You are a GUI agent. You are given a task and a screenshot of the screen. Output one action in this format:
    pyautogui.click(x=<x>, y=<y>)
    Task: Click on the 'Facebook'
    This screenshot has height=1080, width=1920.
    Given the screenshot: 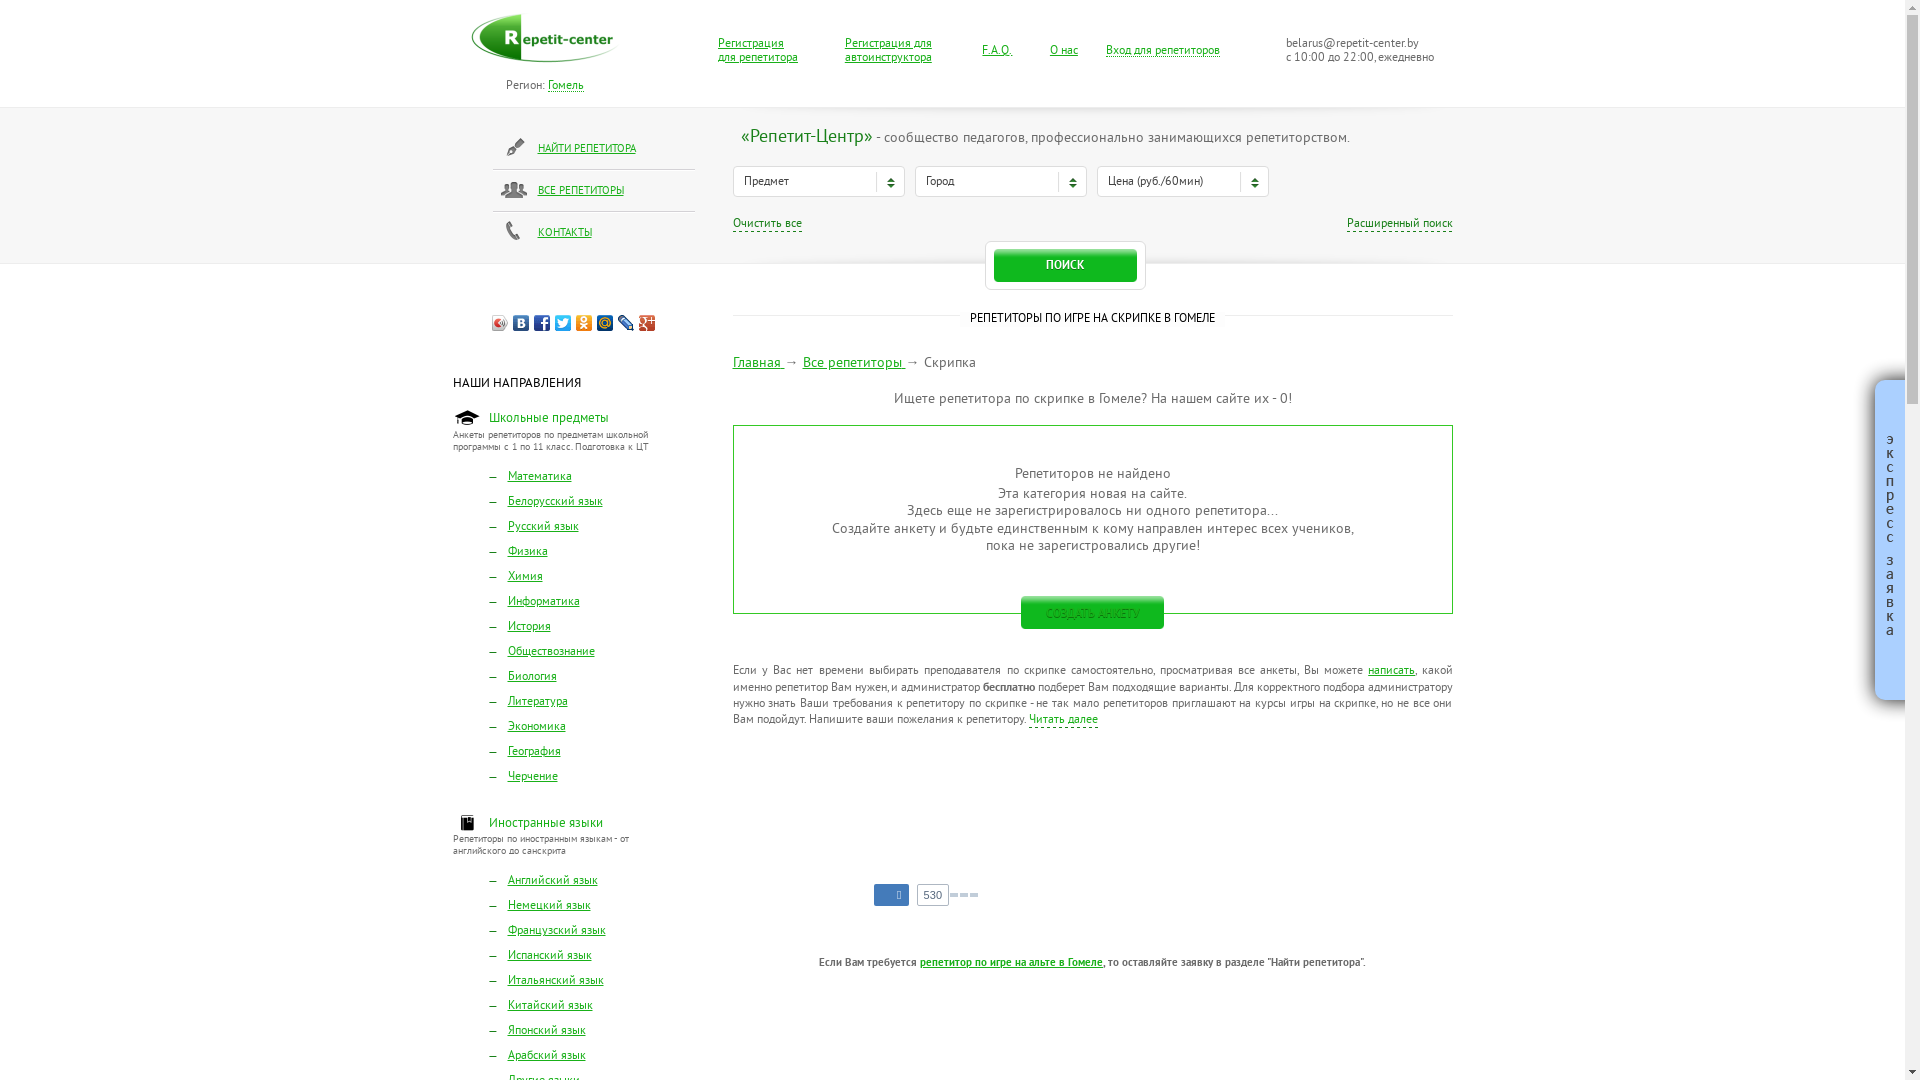 What is the action you would take?
    pyautogui.click(x=532, y=322)
    